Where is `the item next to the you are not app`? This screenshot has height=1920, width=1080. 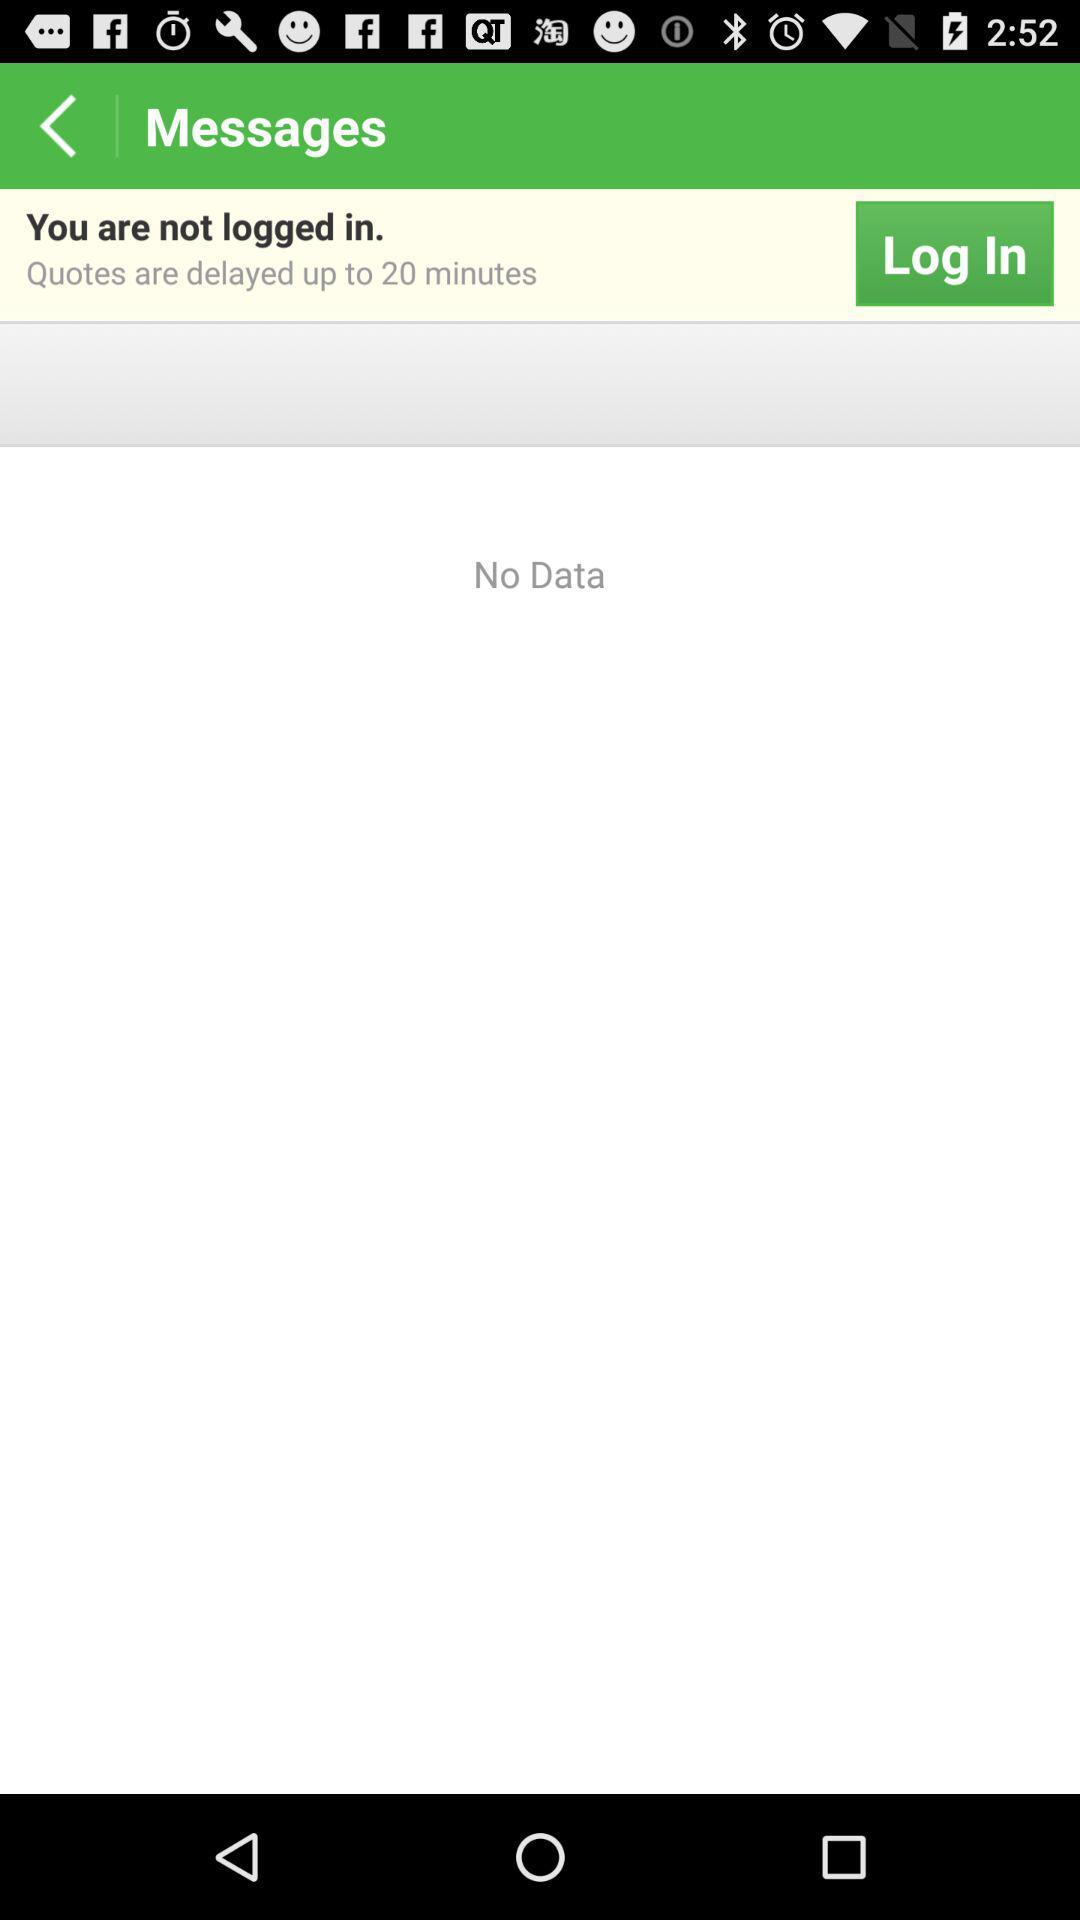
the item next to the you are not app is located at coordinates (953, 253).